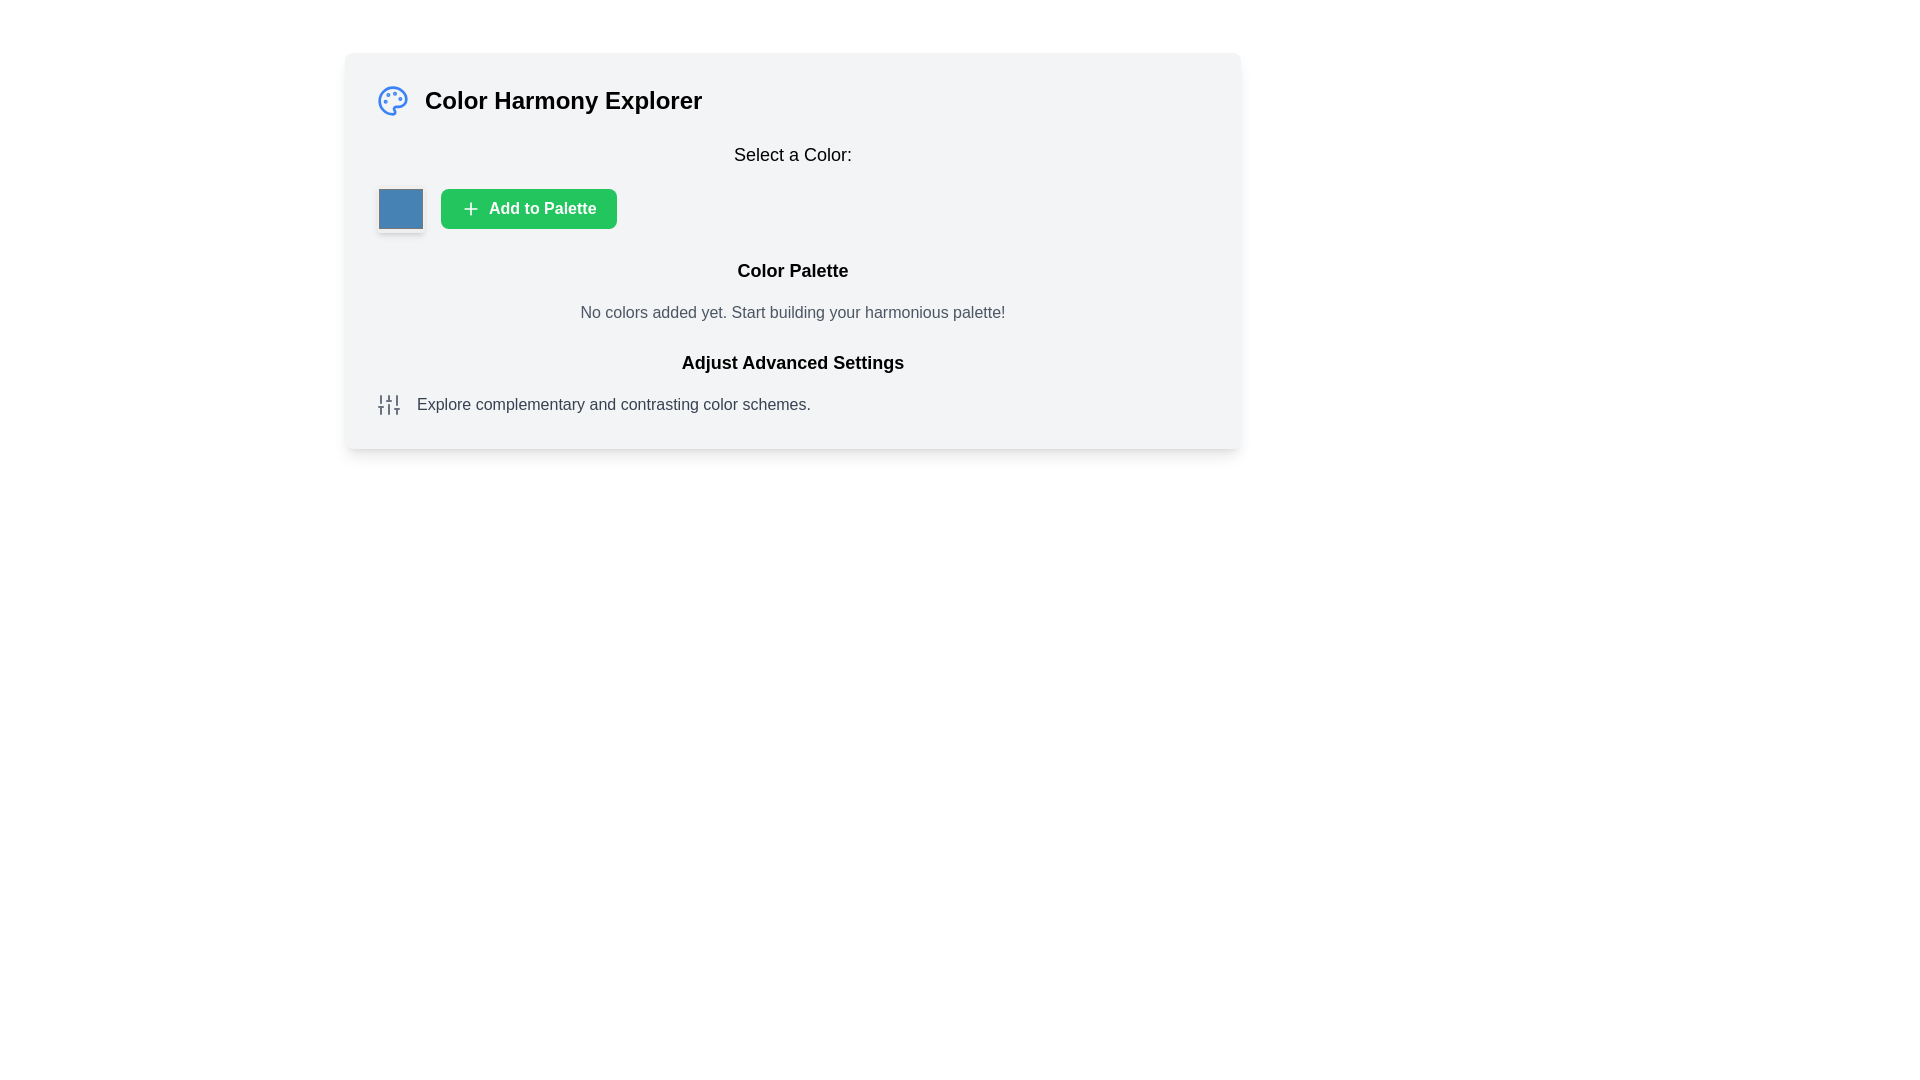 Image resolution: width=1920 pixels, height=1080 pixels. What do you see at coordinates (469, 208) in the screenshot?
I see `the icon to the left of the 'Add to Palette' text` at bounding box center [469, 208].